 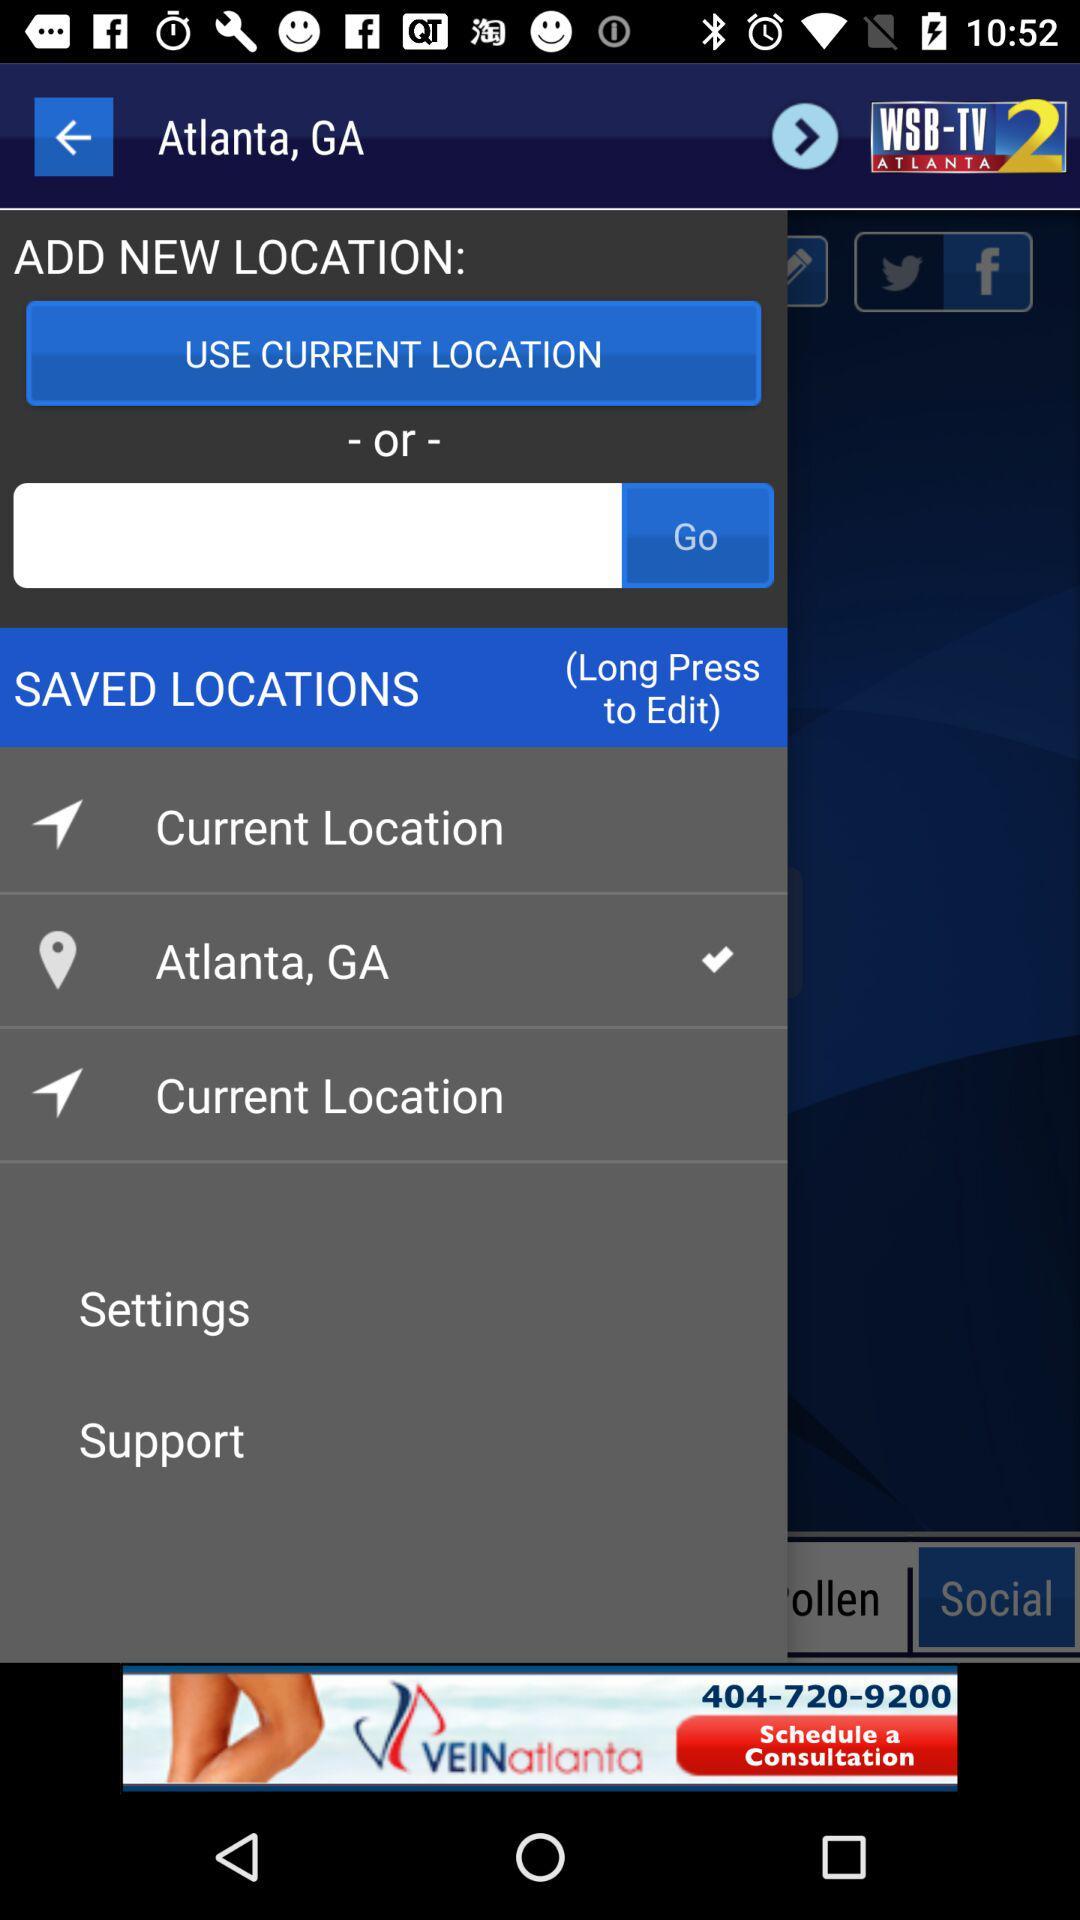 What do you see at coordinates (72, 135) in the screenshot?
I see `the arrow_backward icon` at bounding box center [72, 135].